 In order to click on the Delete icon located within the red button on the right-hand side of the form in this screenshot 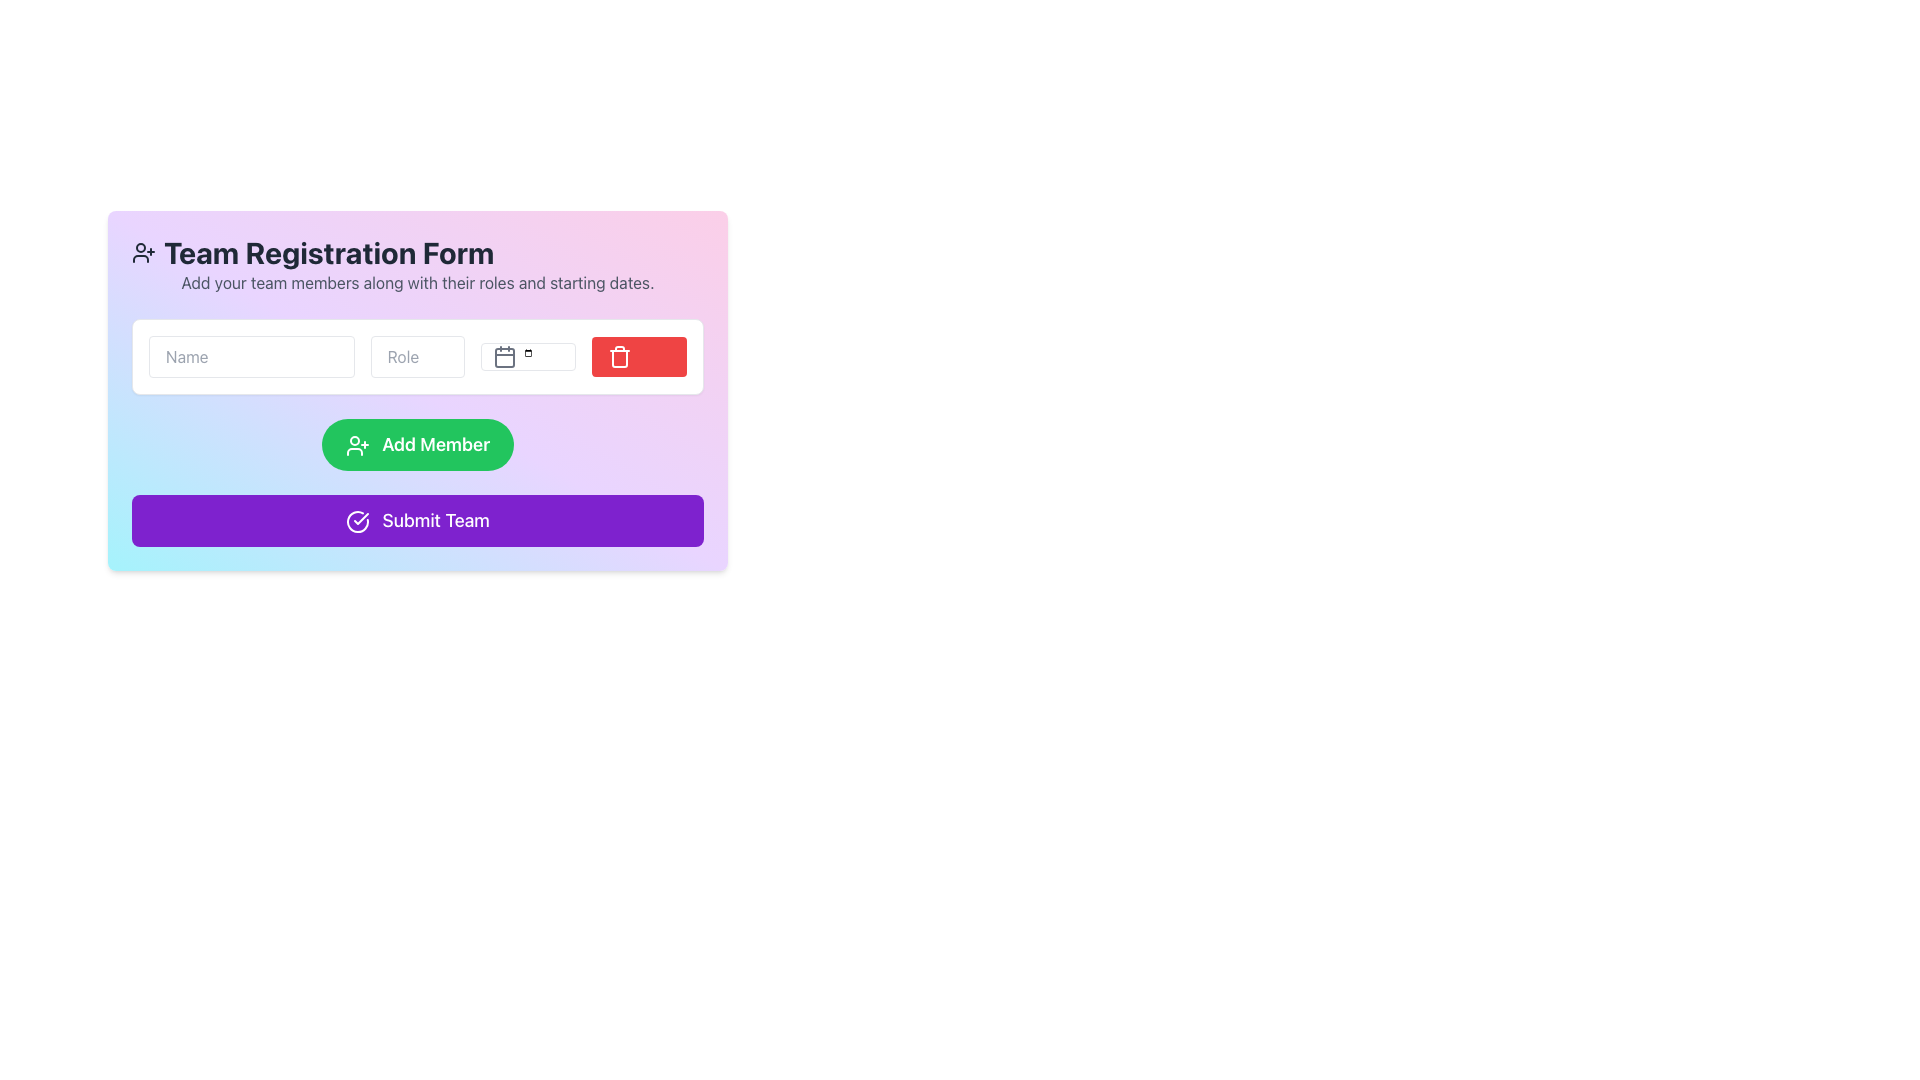, I will do `click(619, 356)`.